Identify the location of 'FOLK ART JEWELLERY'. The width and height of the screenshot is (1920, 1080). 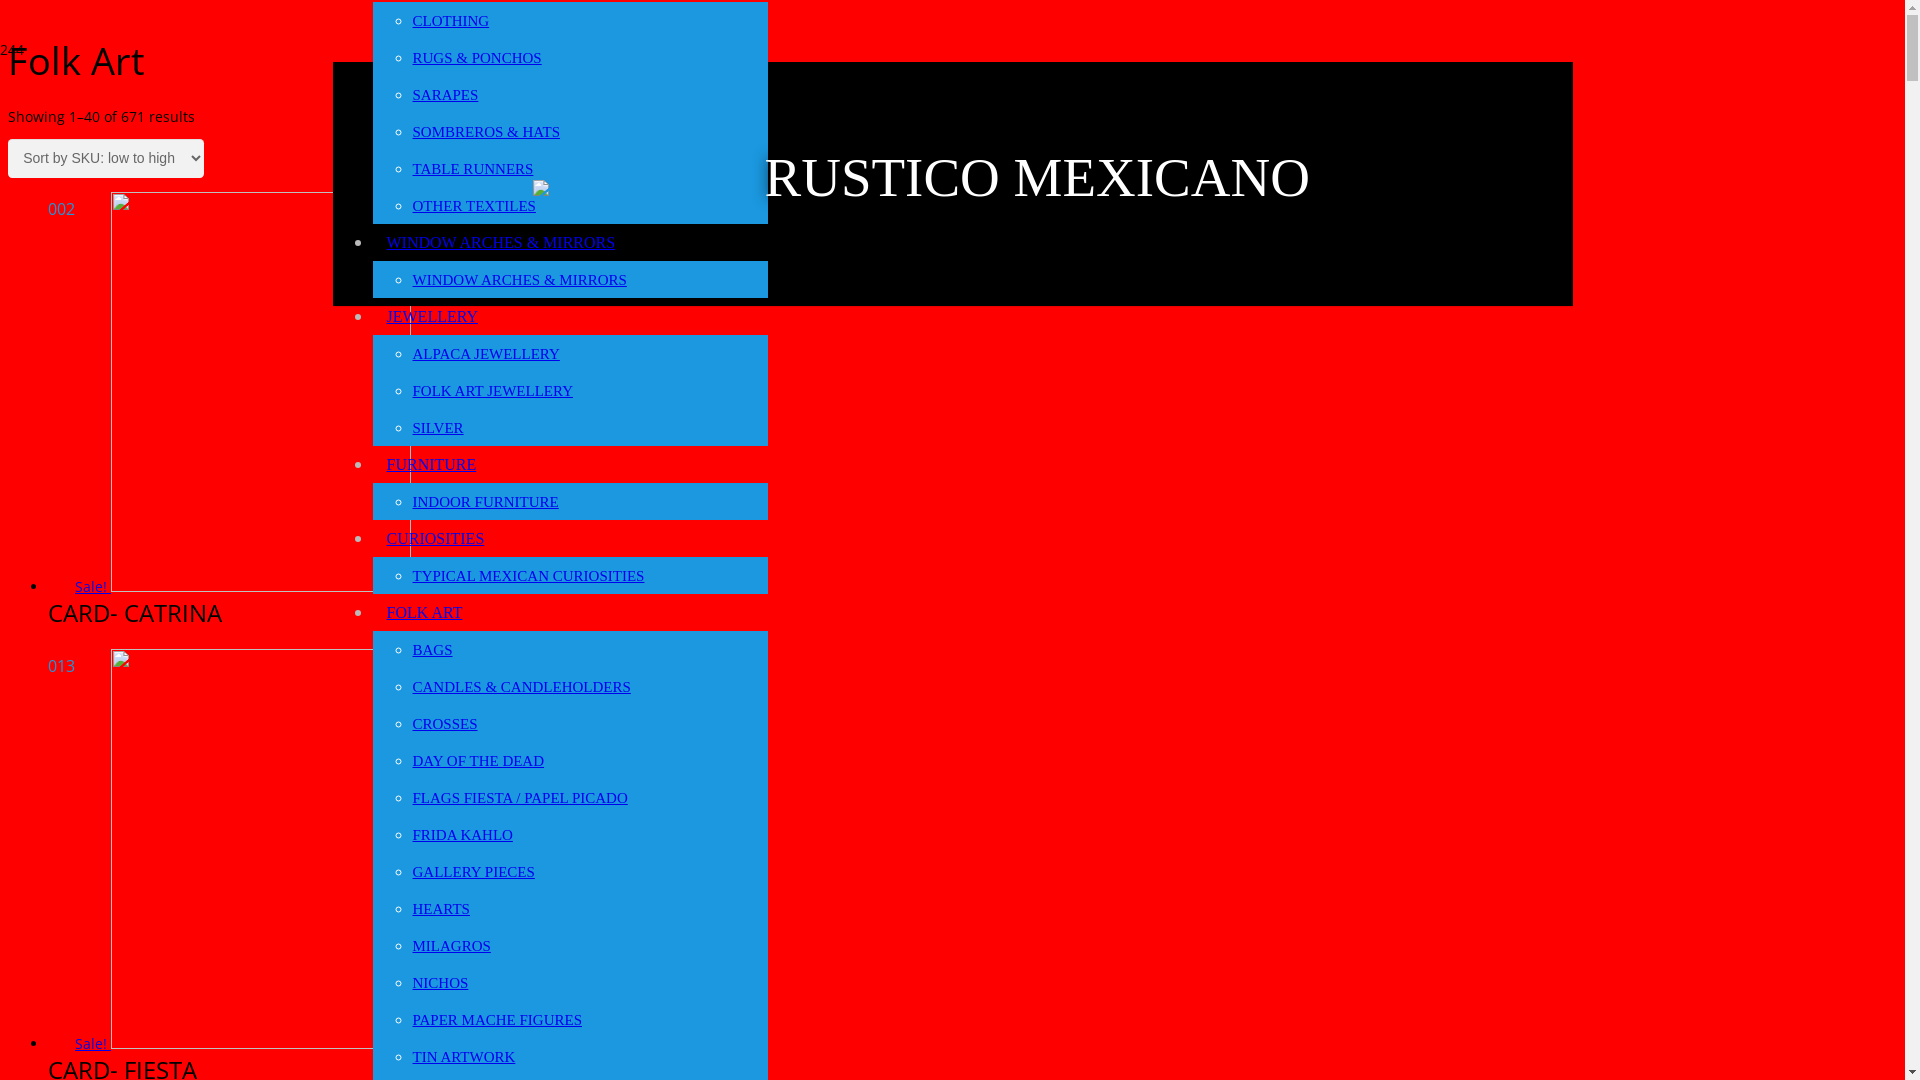
(492, 390).